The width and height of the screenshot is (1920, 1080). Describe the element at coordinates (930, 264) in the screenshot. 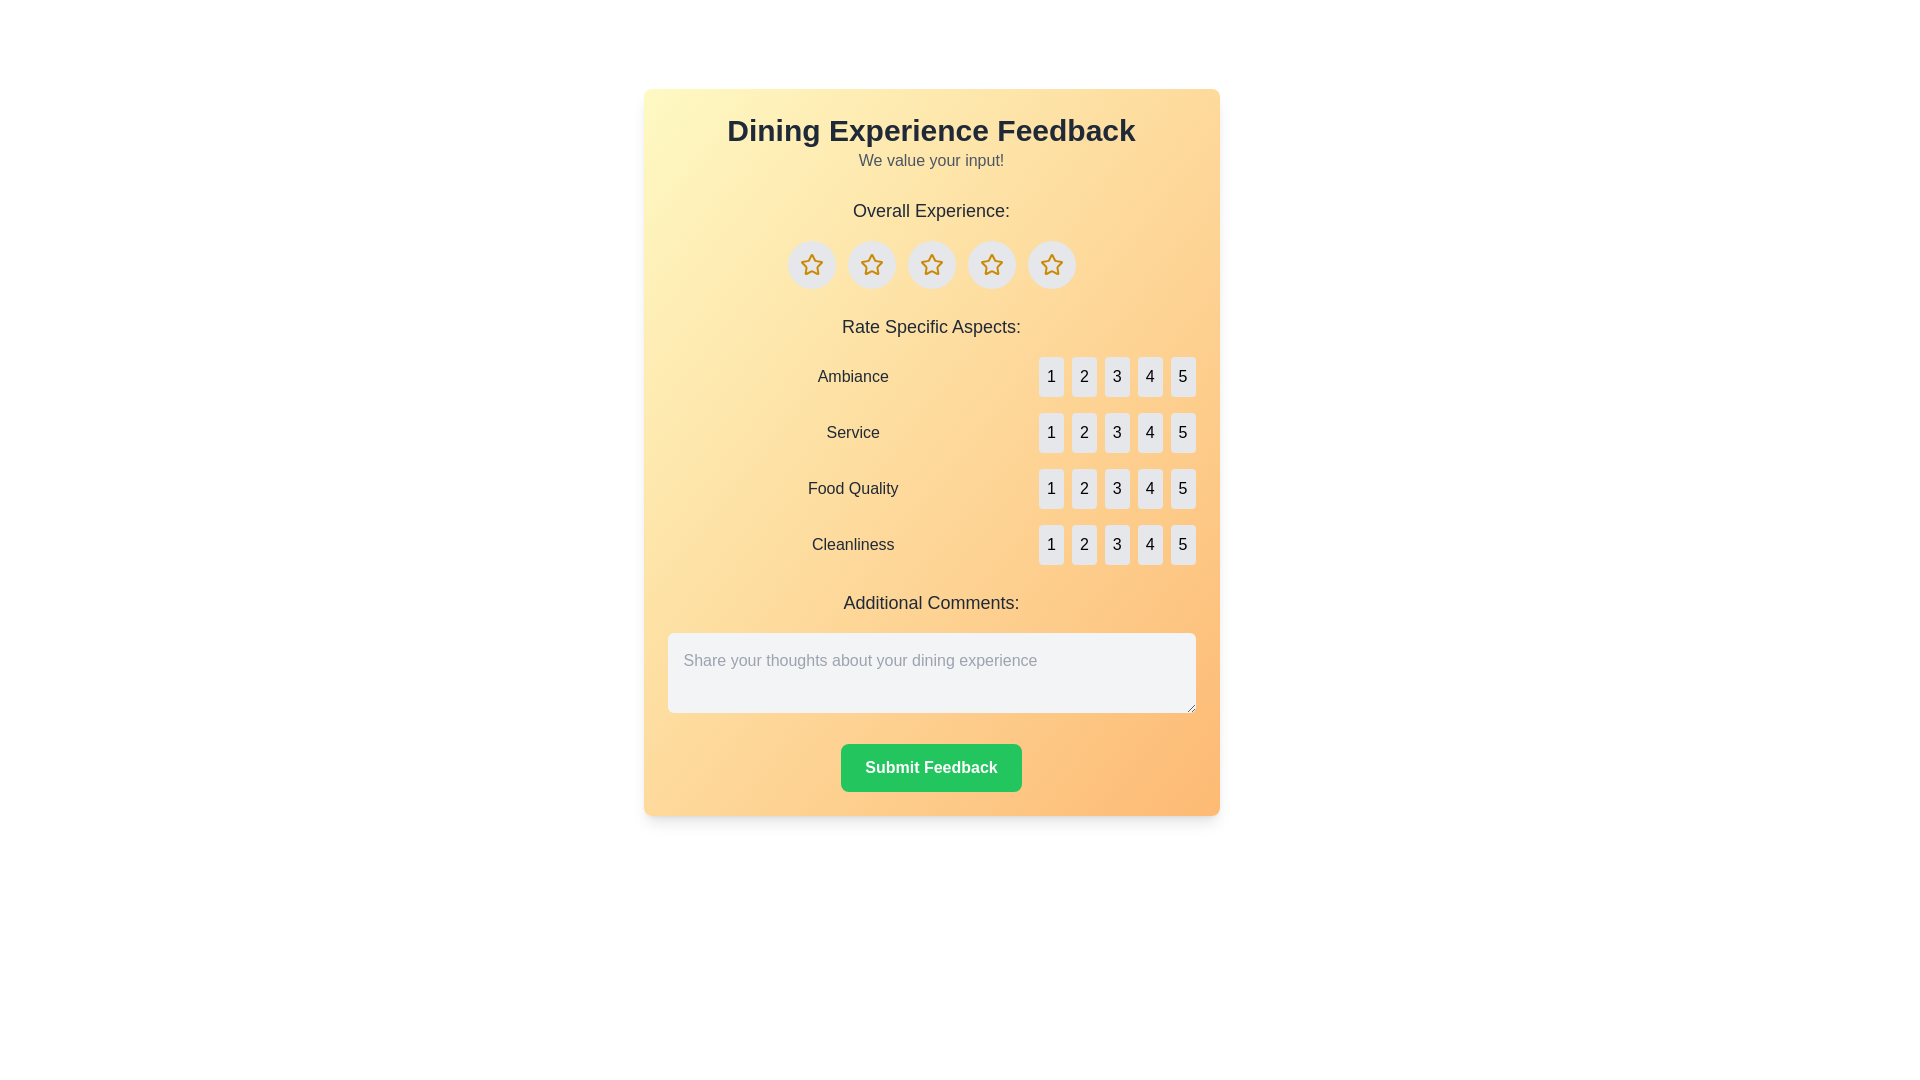

I see `the third star icon in the 'Overall Experience' section to assign a rating` at that location.